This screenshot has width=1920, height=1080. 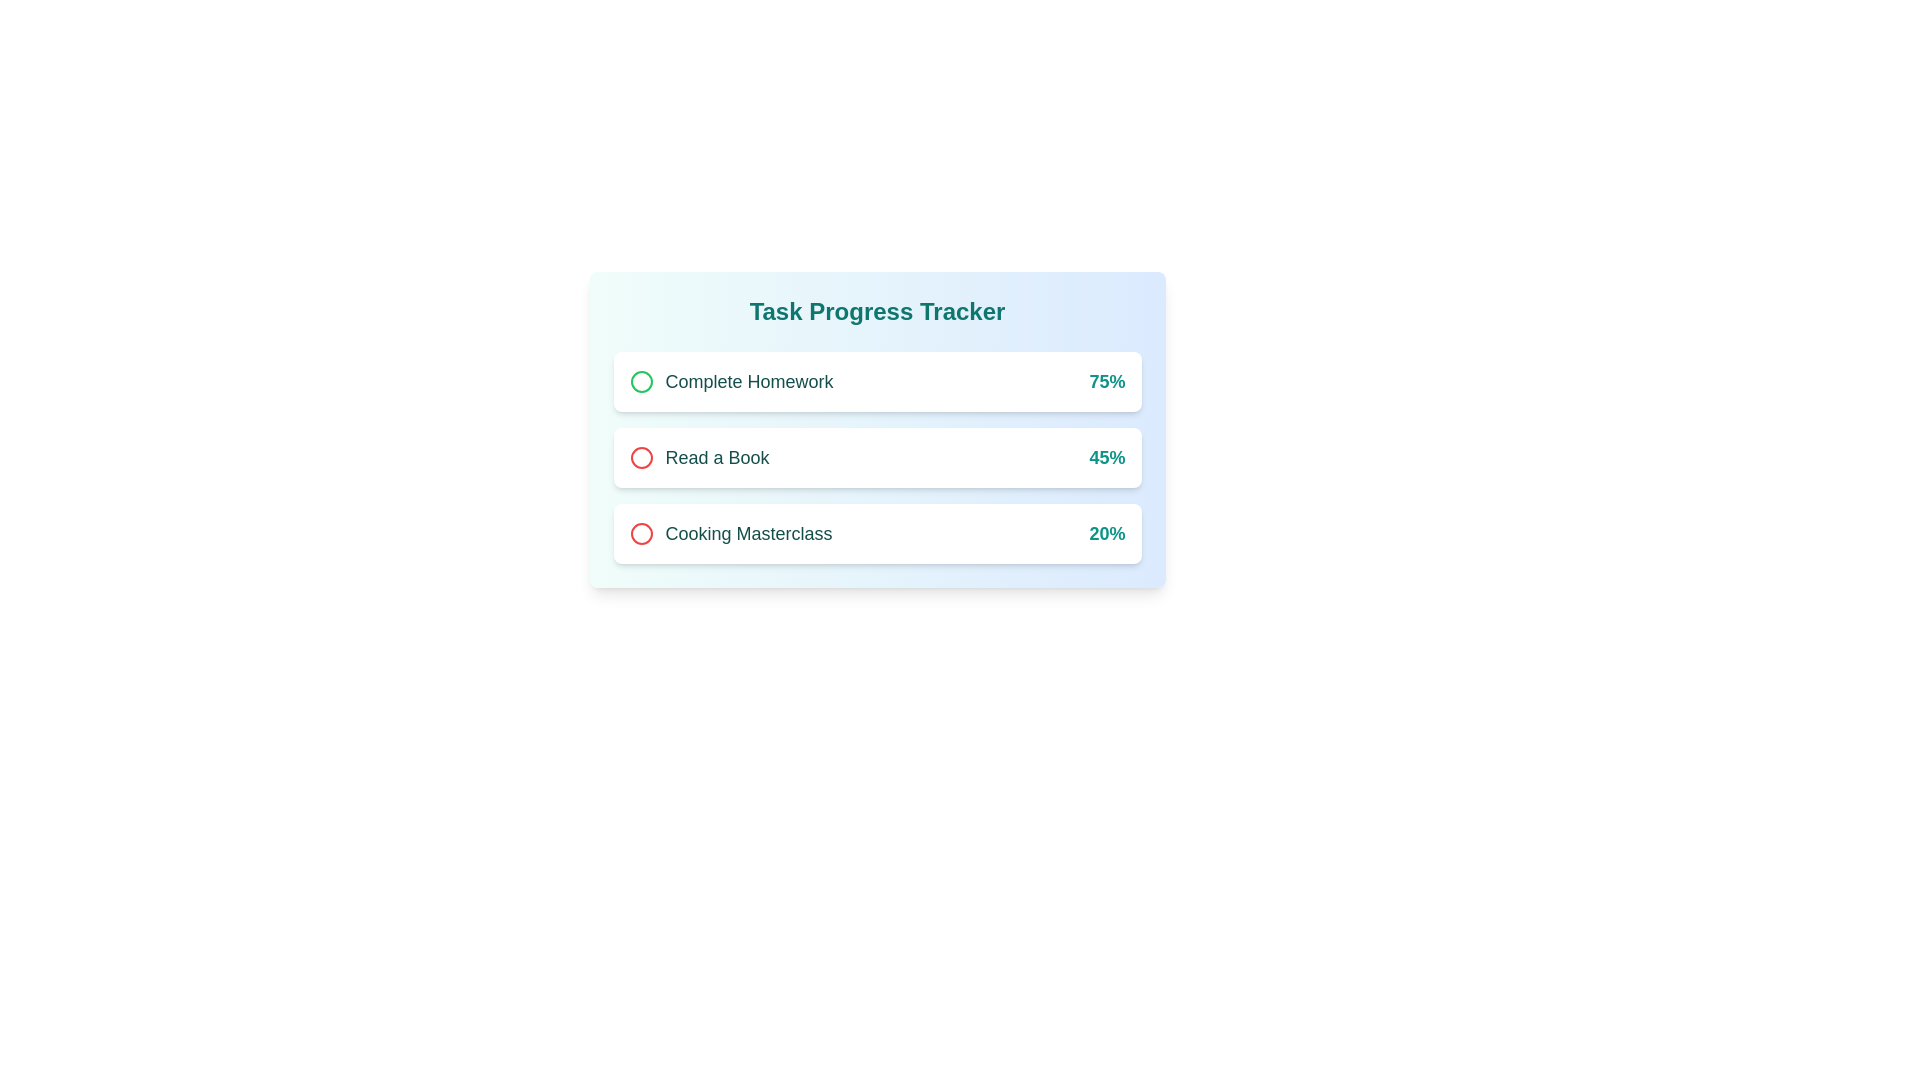 I want to click on the red circular icon with the text 'Cooking Masterclass' in bold teal font, which is the third entry in the task tracker interface, so click(x=729, y=532).